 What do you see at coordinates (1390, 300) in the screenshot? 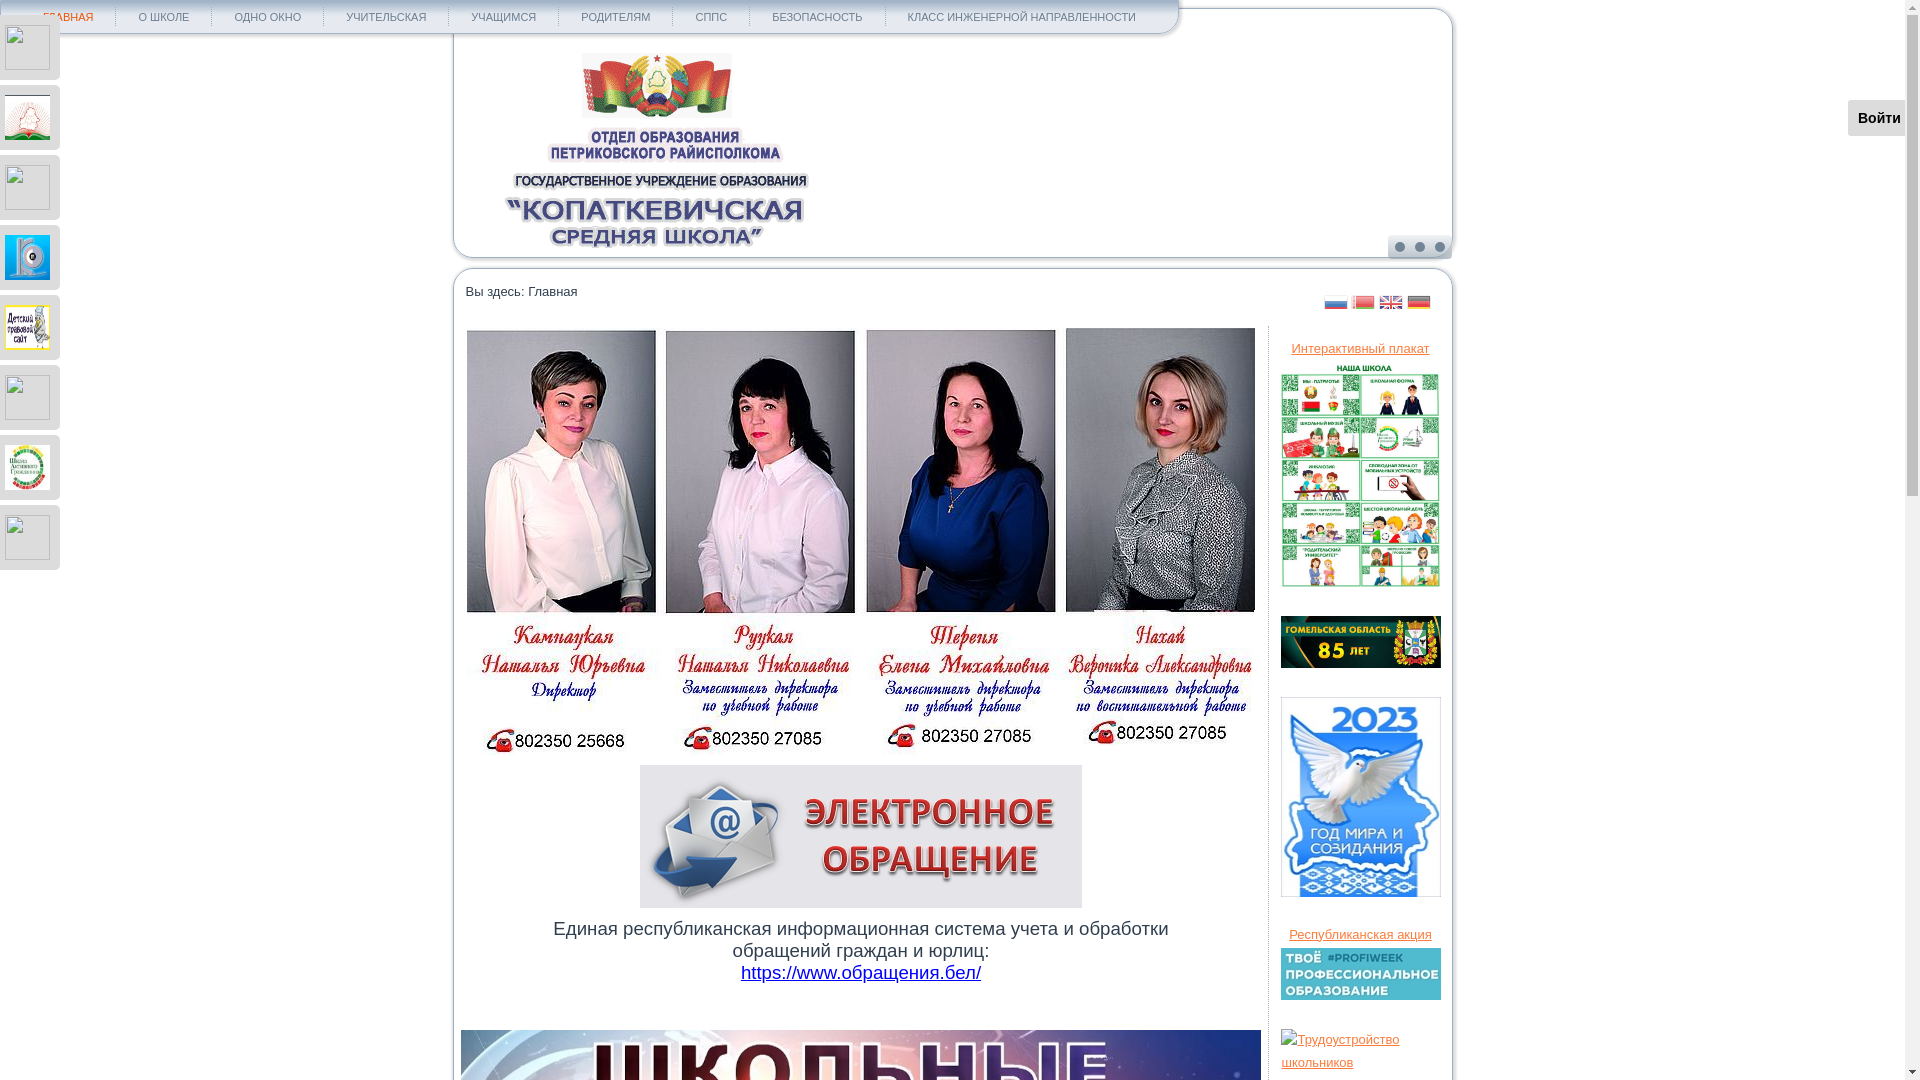
I see `'English'` at bounding box center [1390, 300].